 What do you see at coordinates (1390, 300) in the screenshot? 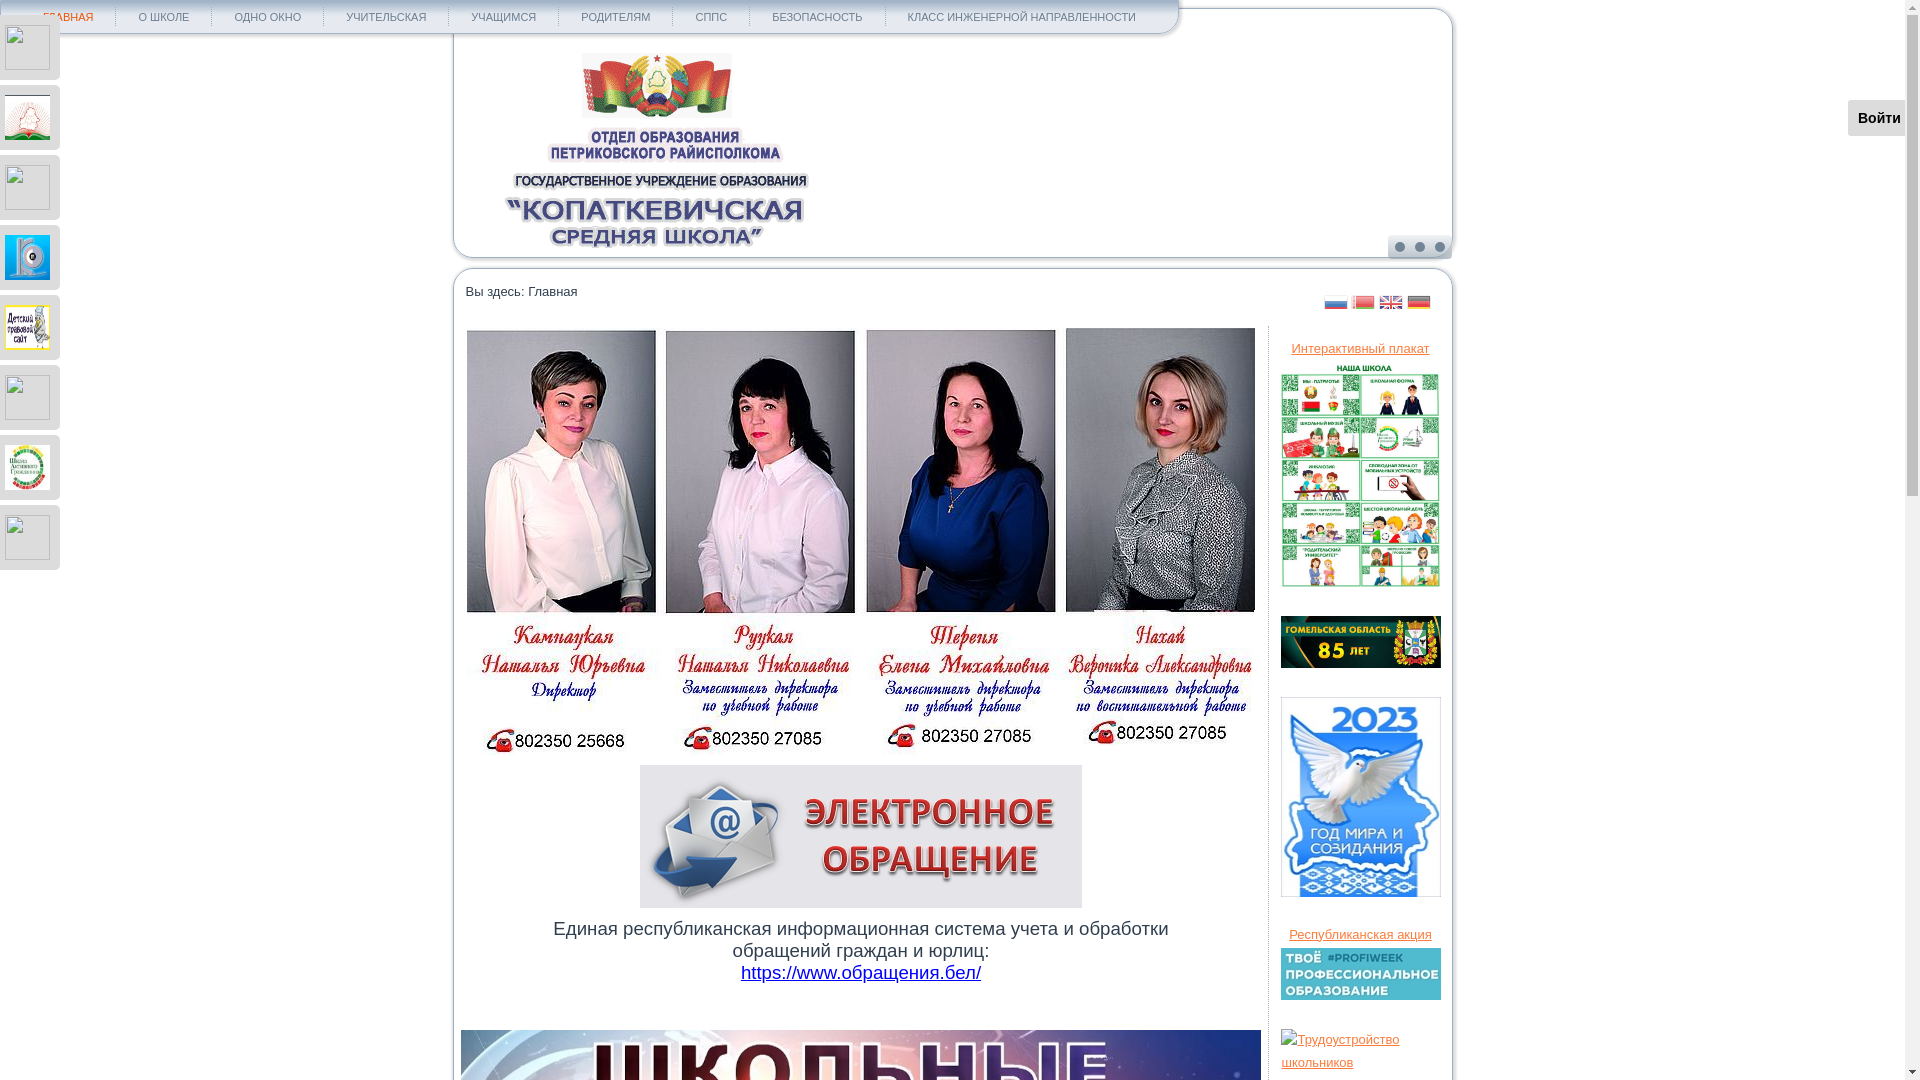
I see `'English'` at bounding box center [1390, 300].